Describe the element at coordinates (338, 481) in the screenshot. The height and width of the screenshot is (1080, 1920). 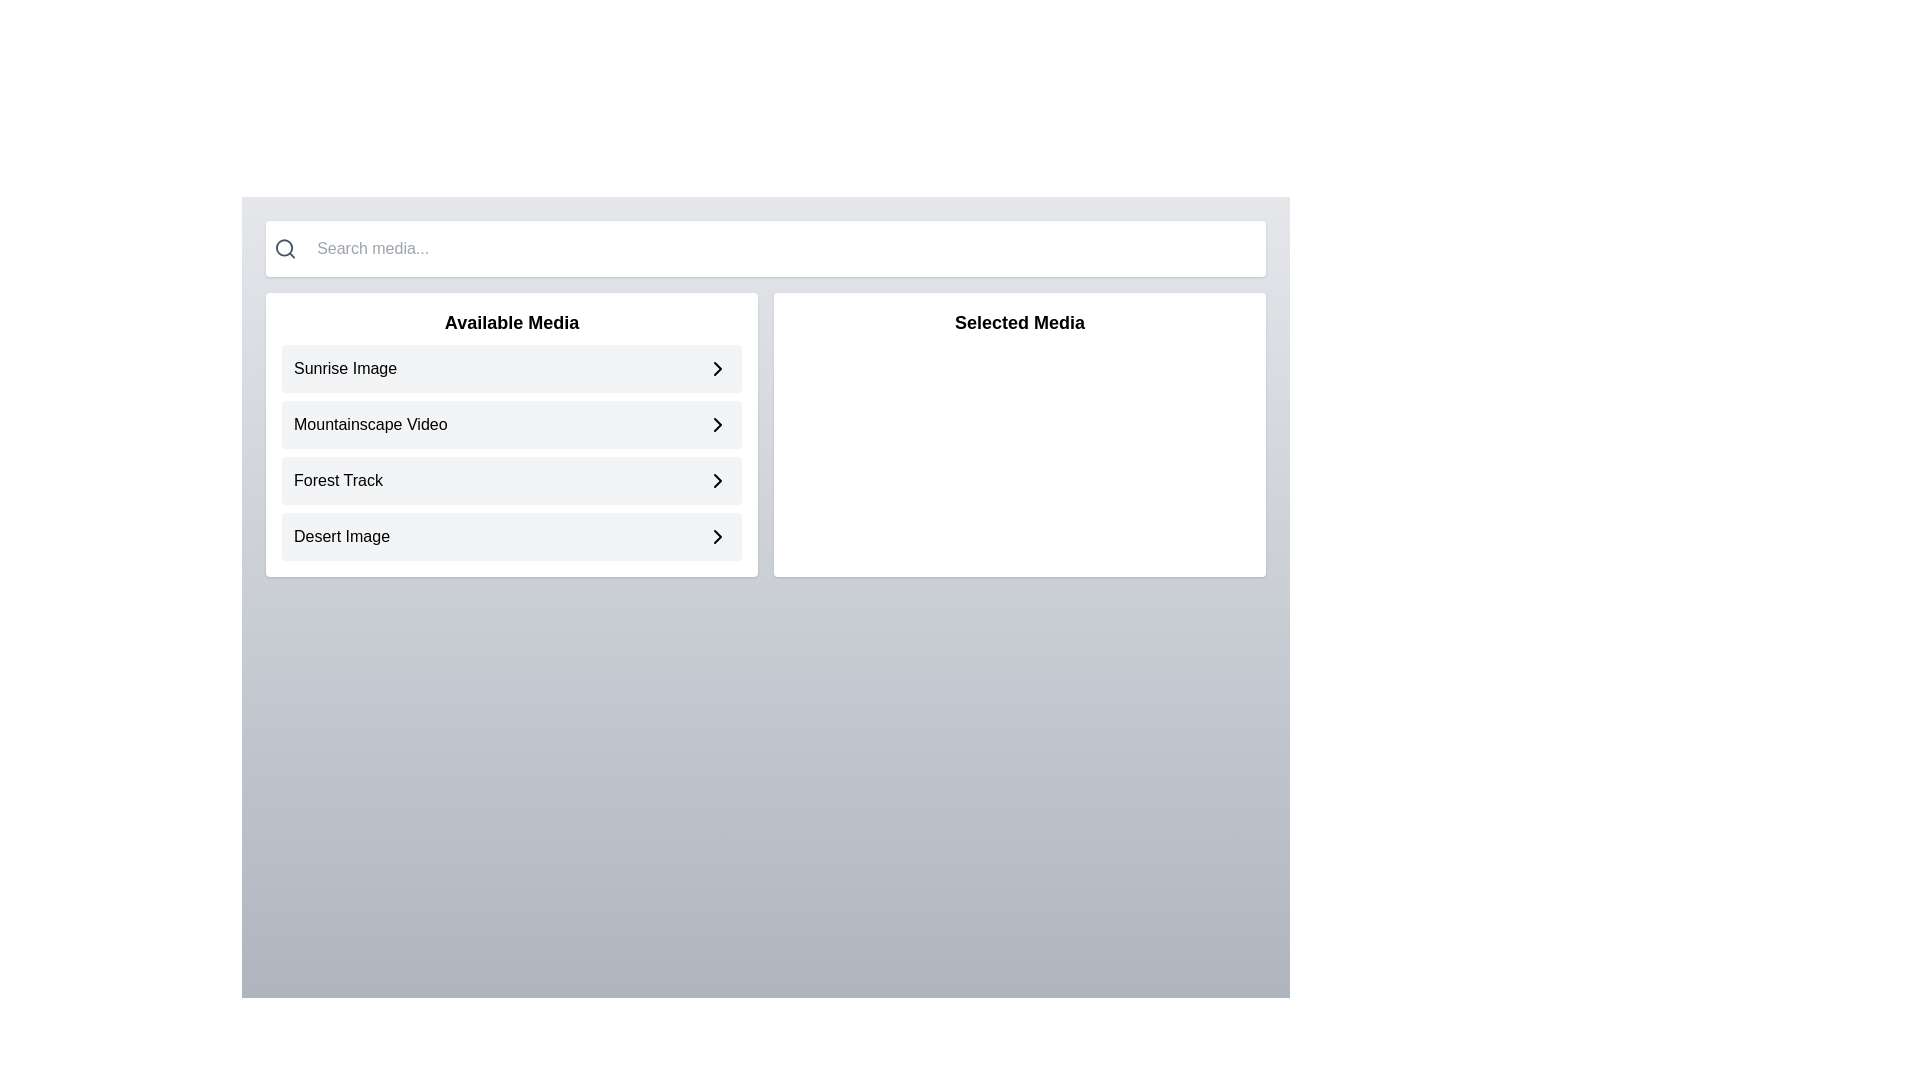
I see `the 'Forest Track' text label, which is the third entry under the 'Available Media' heading in the vertical list` at that location.